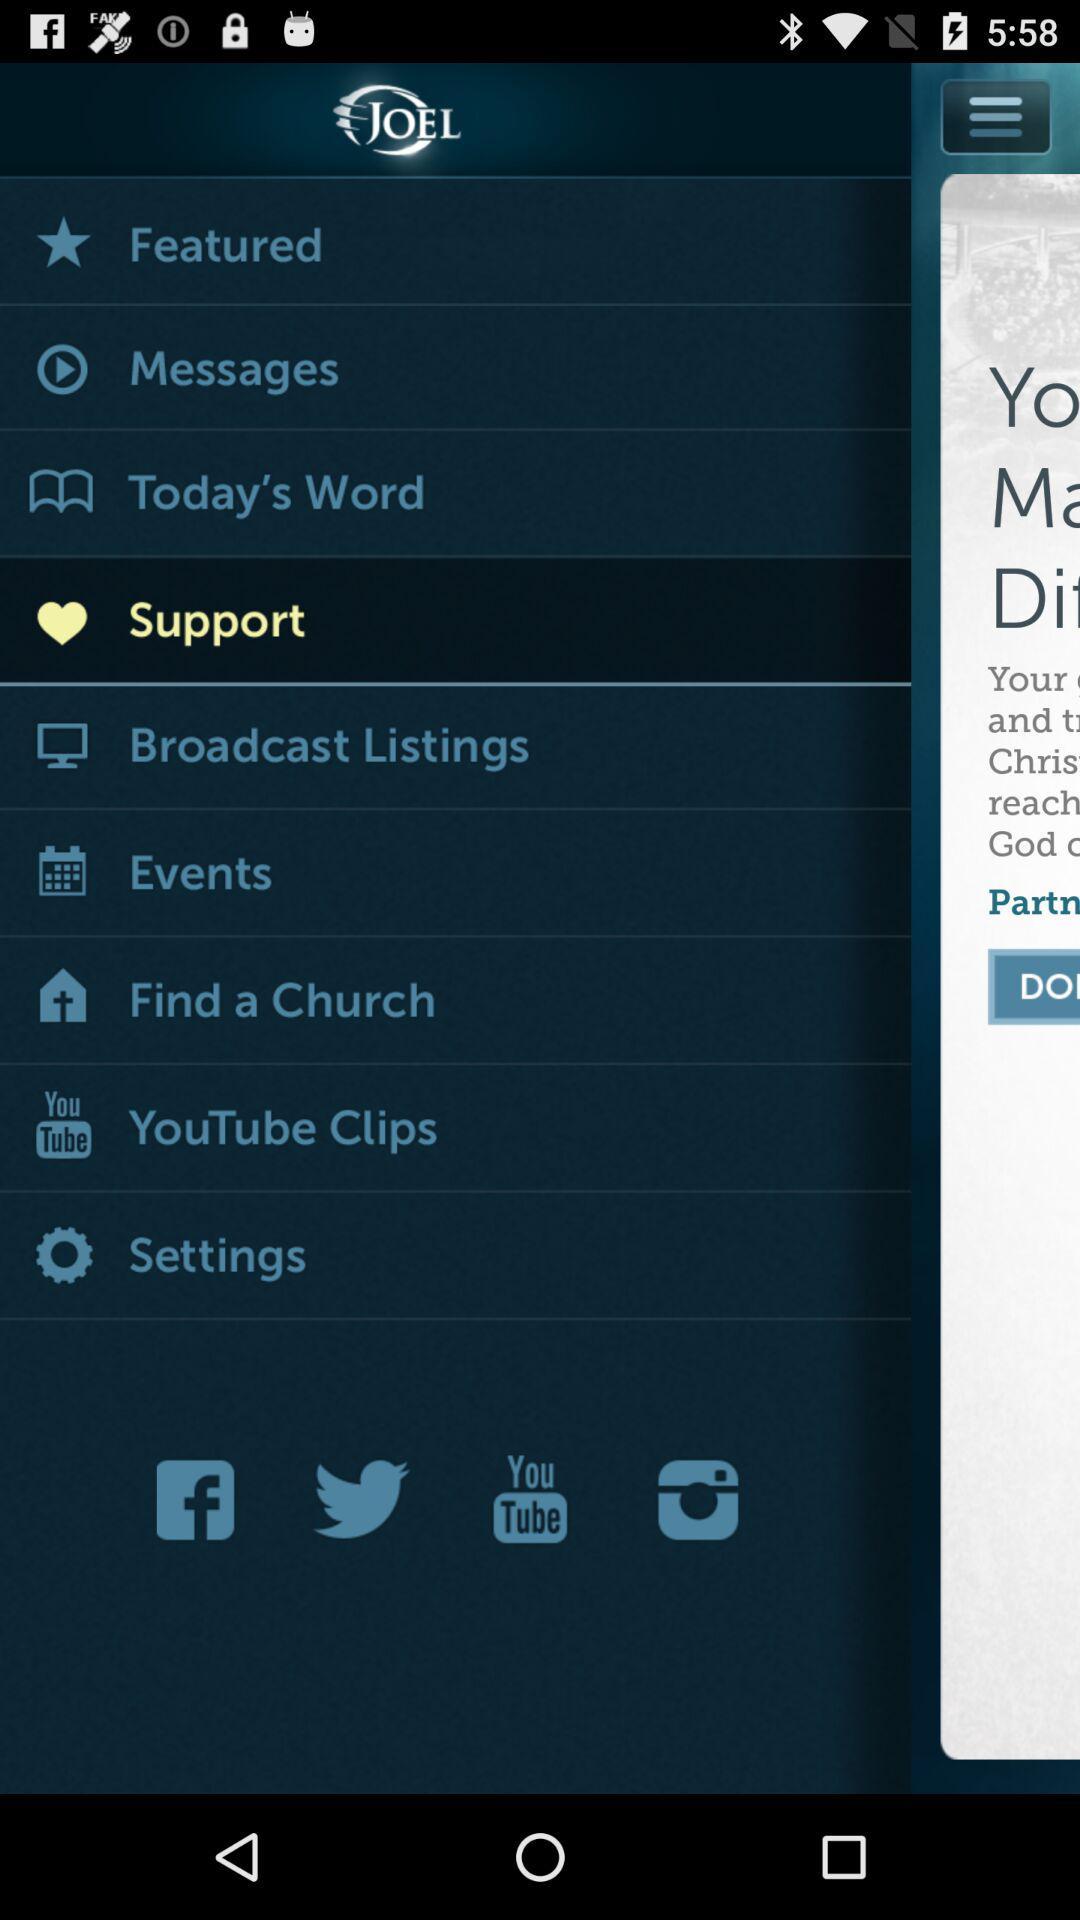 The height and width of the screenshot is (1920, 1080). What do you see at coordinates (455, 1130) in the screenshot?
I see `youtube clips` at bounding box center [455, 1130].